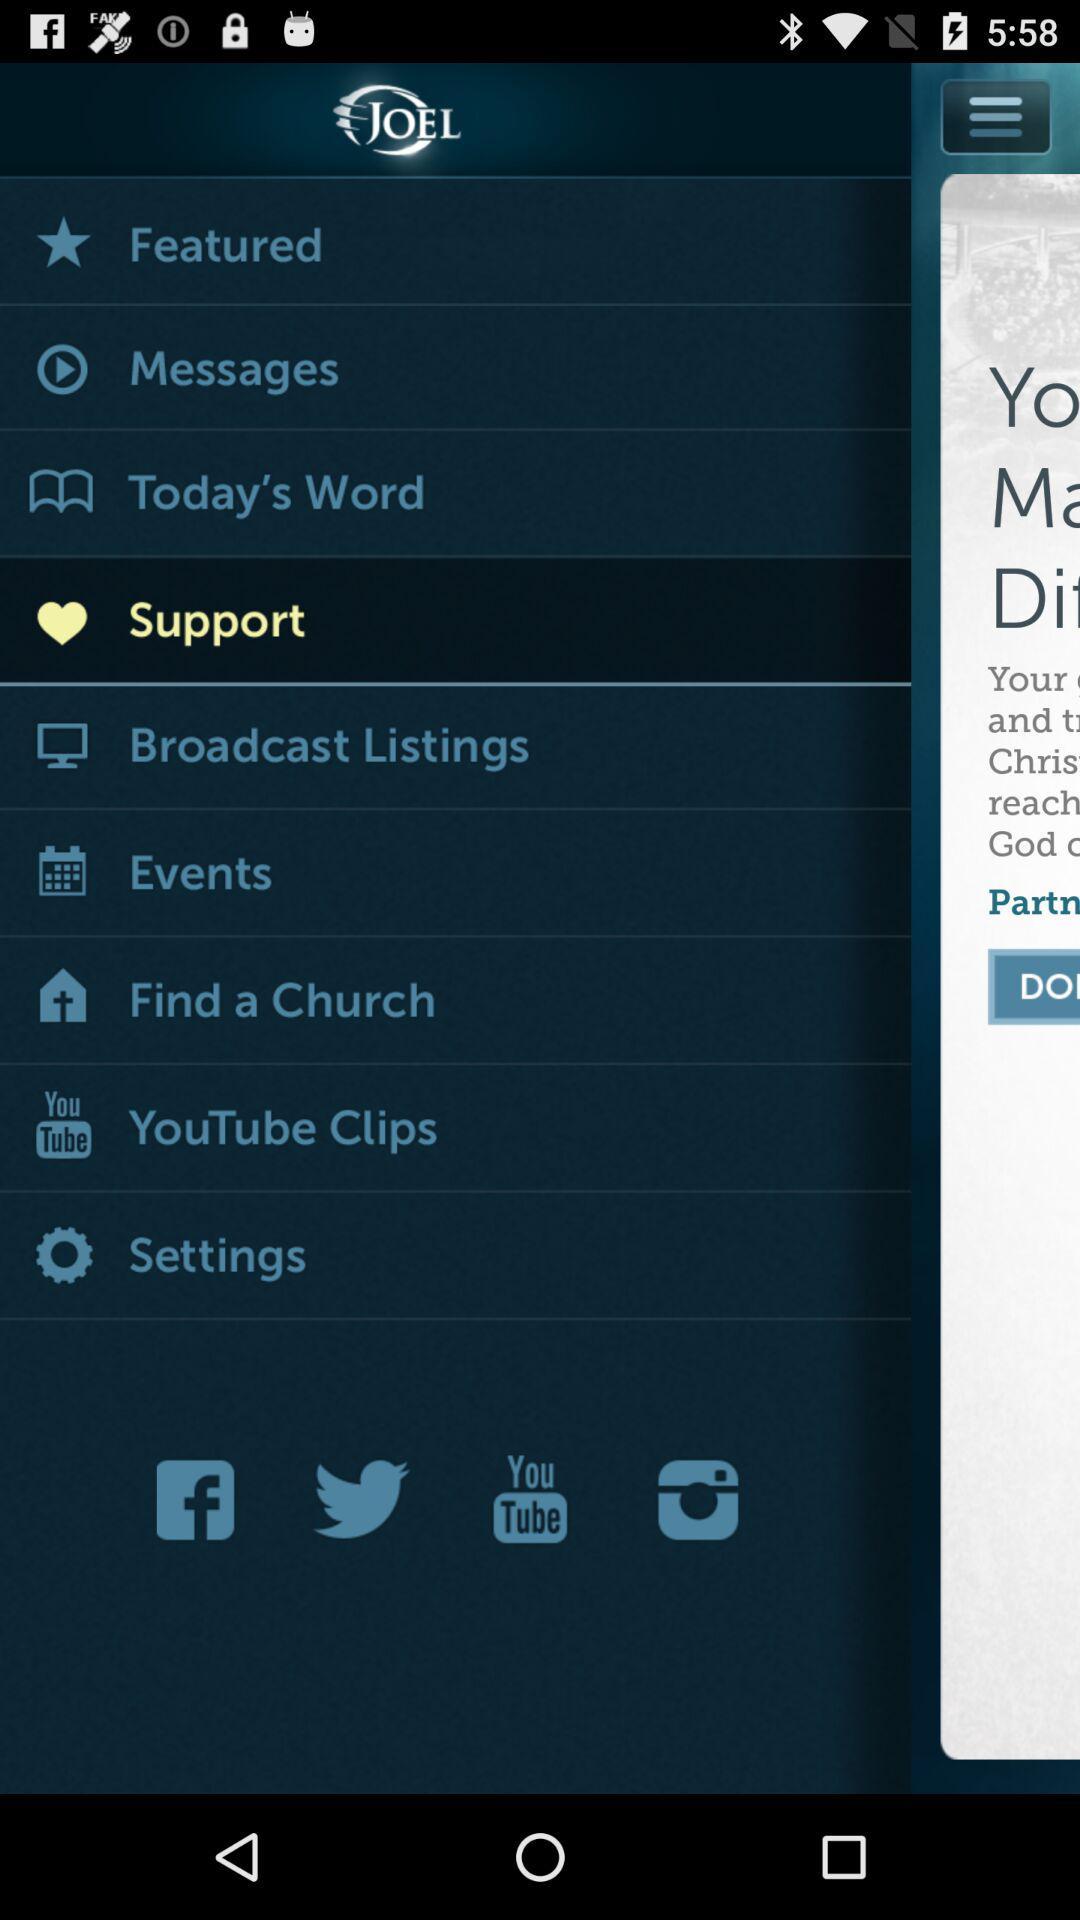 The height and width of the screenshot is (1920, 1080). What do you see at coordinates (455, 1130) in the screenshot?
I see `youtube clips` at bounding box center [455, 1130].